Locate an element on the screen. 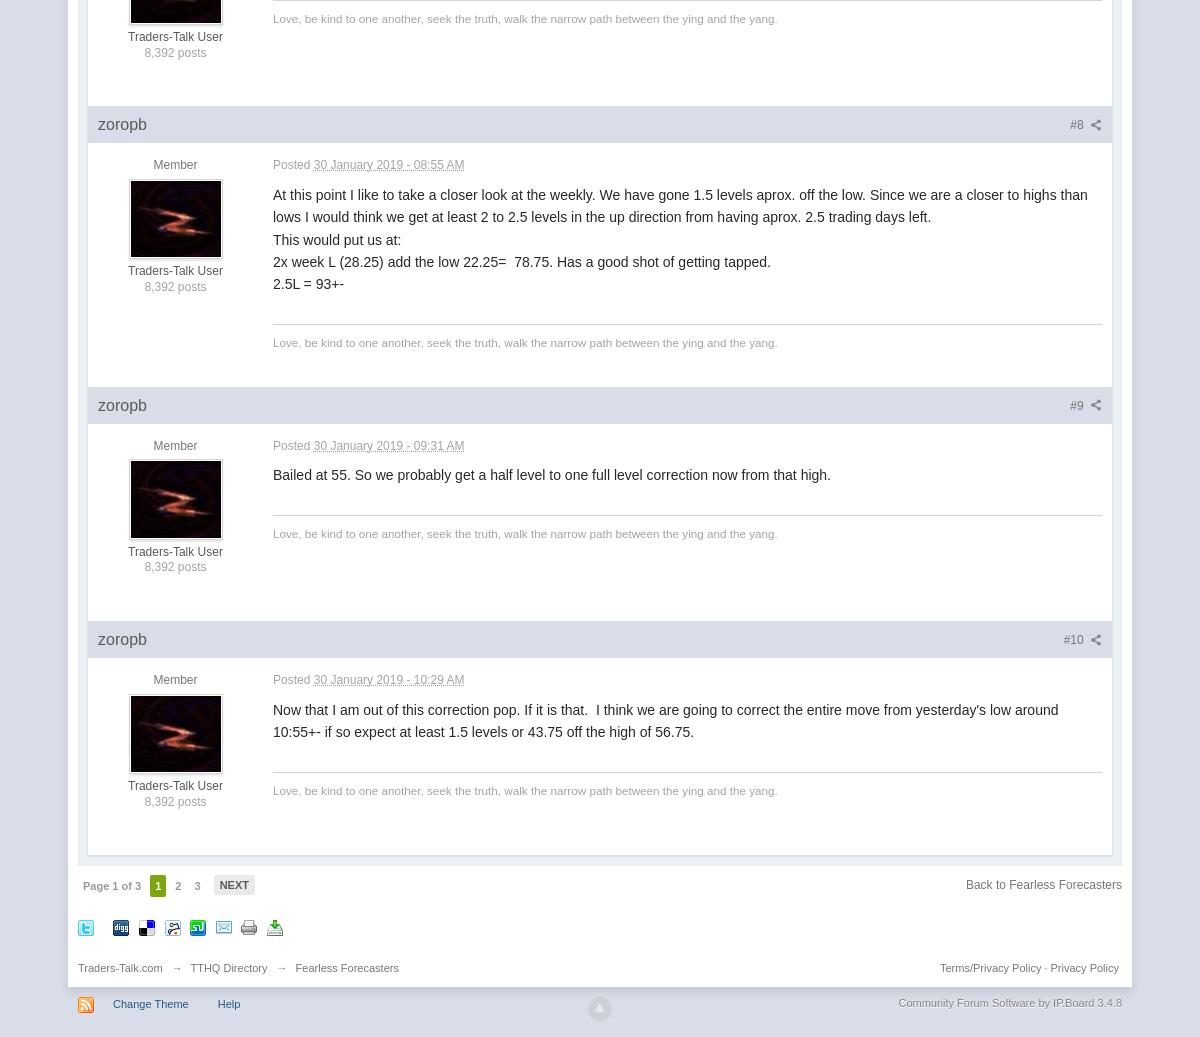 The width and height of the screenshot is (1200, 1037). 'Page 1 of 3' is located at coordinates (111, 886).